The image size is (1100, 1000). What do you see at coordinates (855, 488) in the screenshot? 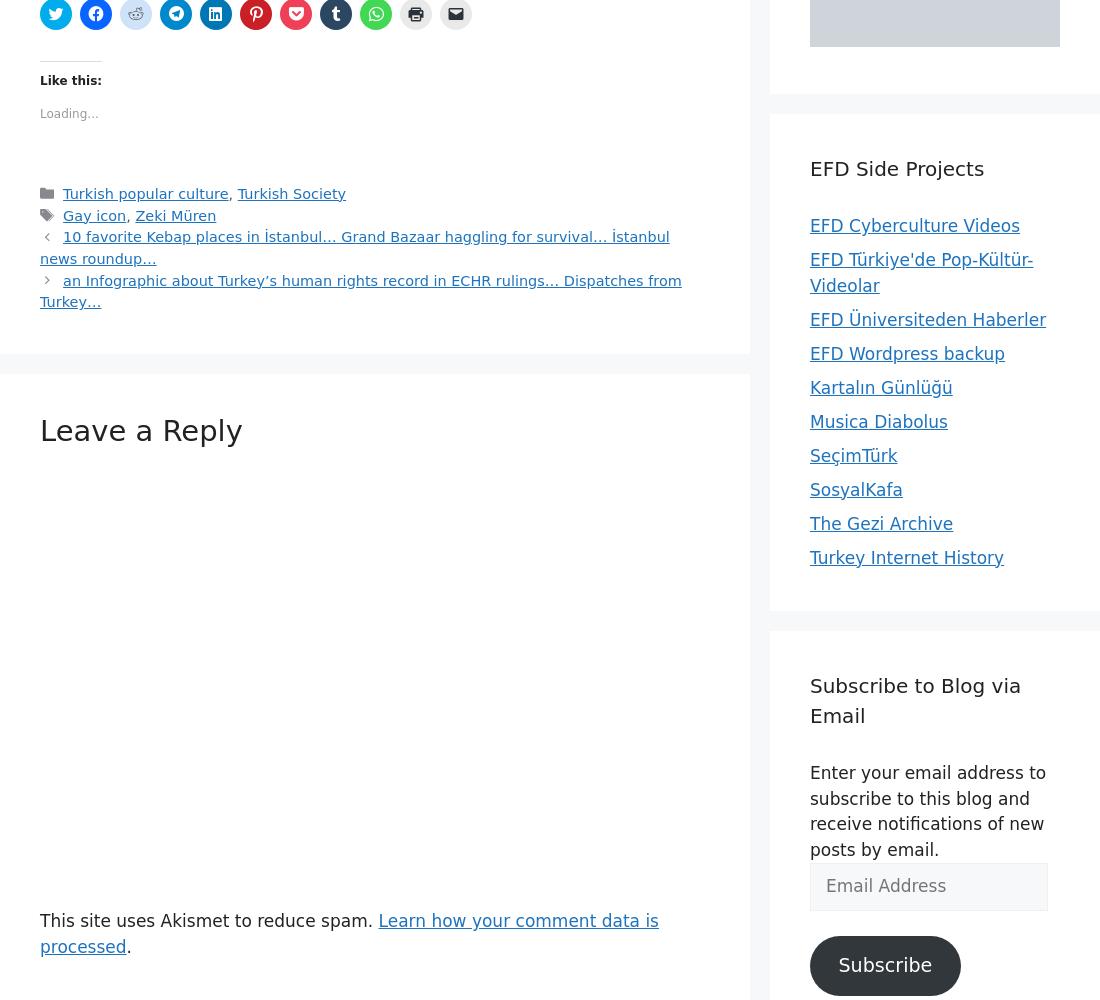
I see `'SosyalKafa'` at bounding box center [855, 488].